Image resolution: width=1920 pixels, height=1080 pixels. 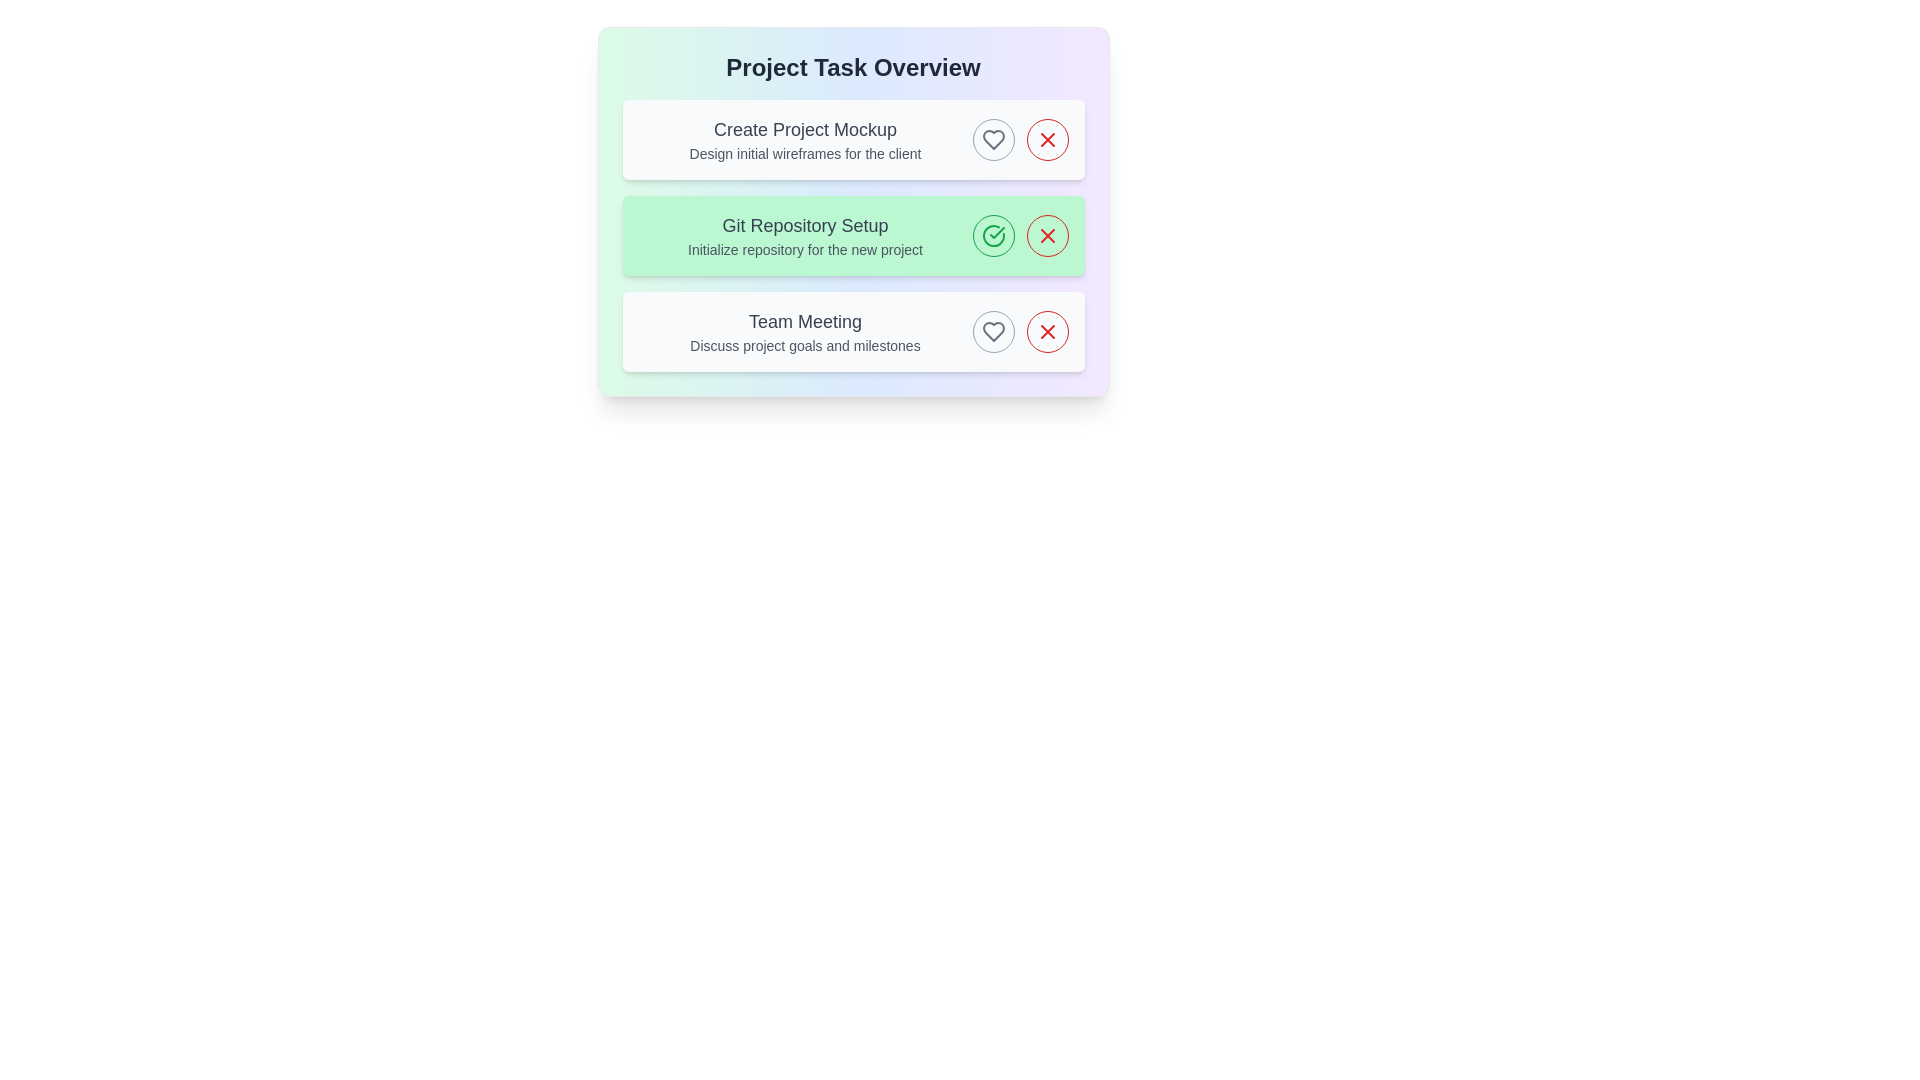 What do you see at coordinates (1046, 330) in the screenshot?
I see `the delete button for the task titled 'Team Meeting'` at bounding box center [1046, 330].